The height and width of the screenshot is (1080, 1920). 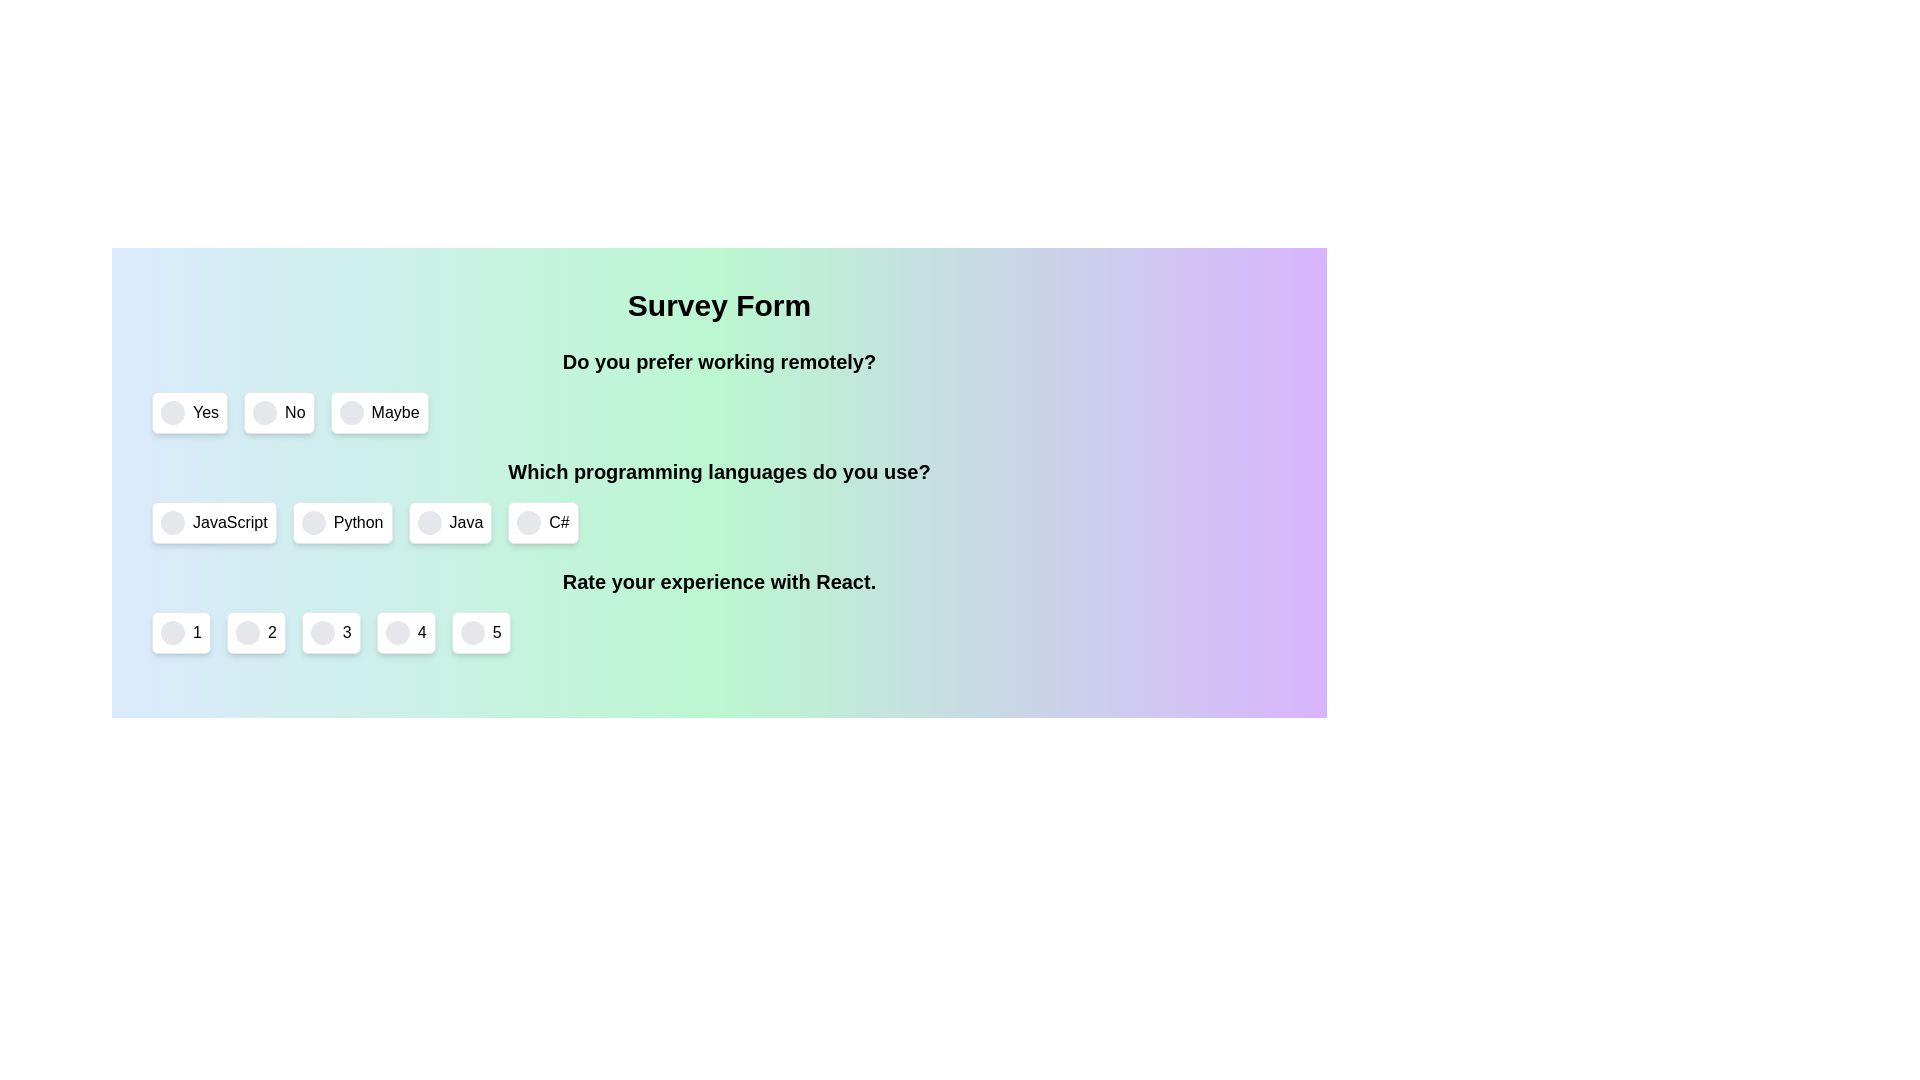 I want to click on text of the 'No' option label associated with the selection for remote work preference, which is part of a group of three options labeled 'Yes', 'No', and 'Maybe', so click(x=294, y=411).